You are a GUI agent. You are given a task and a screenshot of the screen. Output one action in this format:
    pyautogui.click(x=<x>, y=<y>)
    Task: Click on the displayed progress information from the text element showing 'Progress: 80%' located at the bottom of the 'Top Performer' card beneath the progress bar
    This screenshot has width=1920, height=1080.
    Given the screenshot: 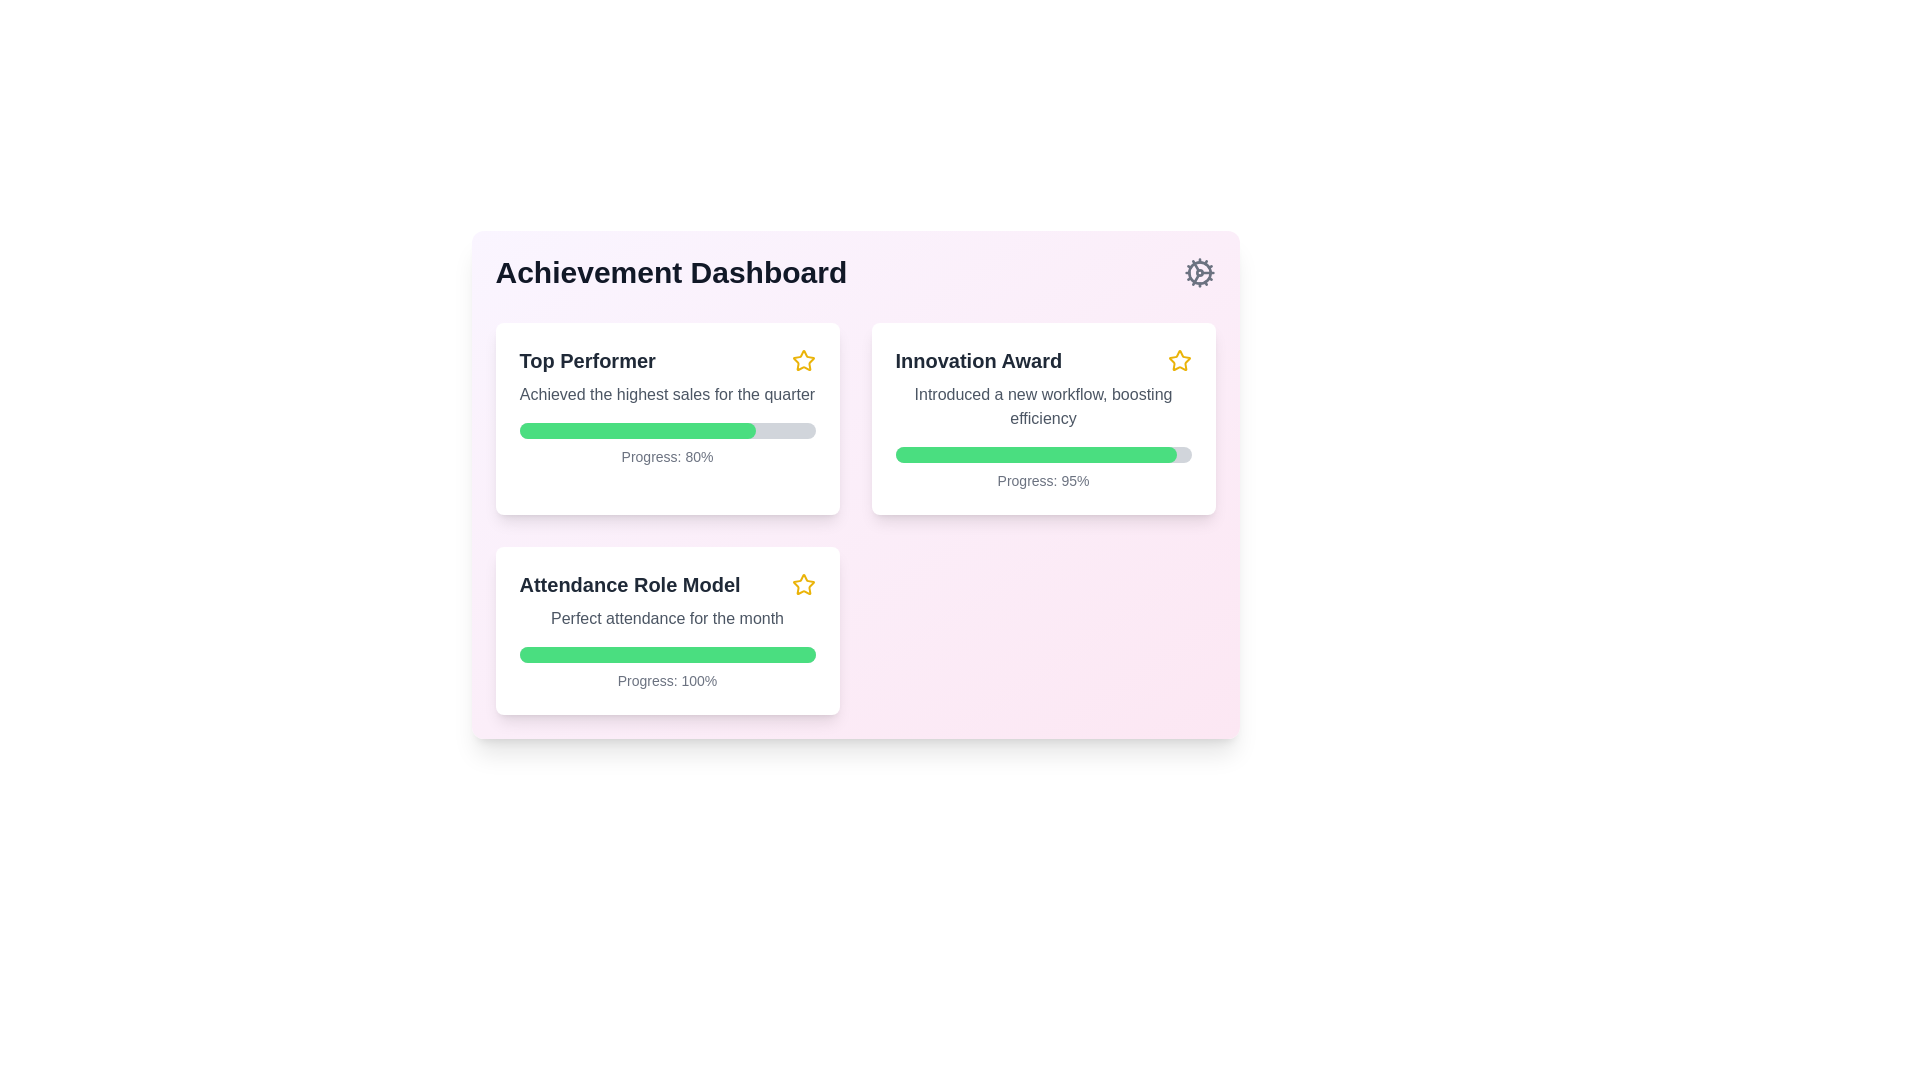 What is the action you would take?
    pyautogui.click(x=667, y=456)
    